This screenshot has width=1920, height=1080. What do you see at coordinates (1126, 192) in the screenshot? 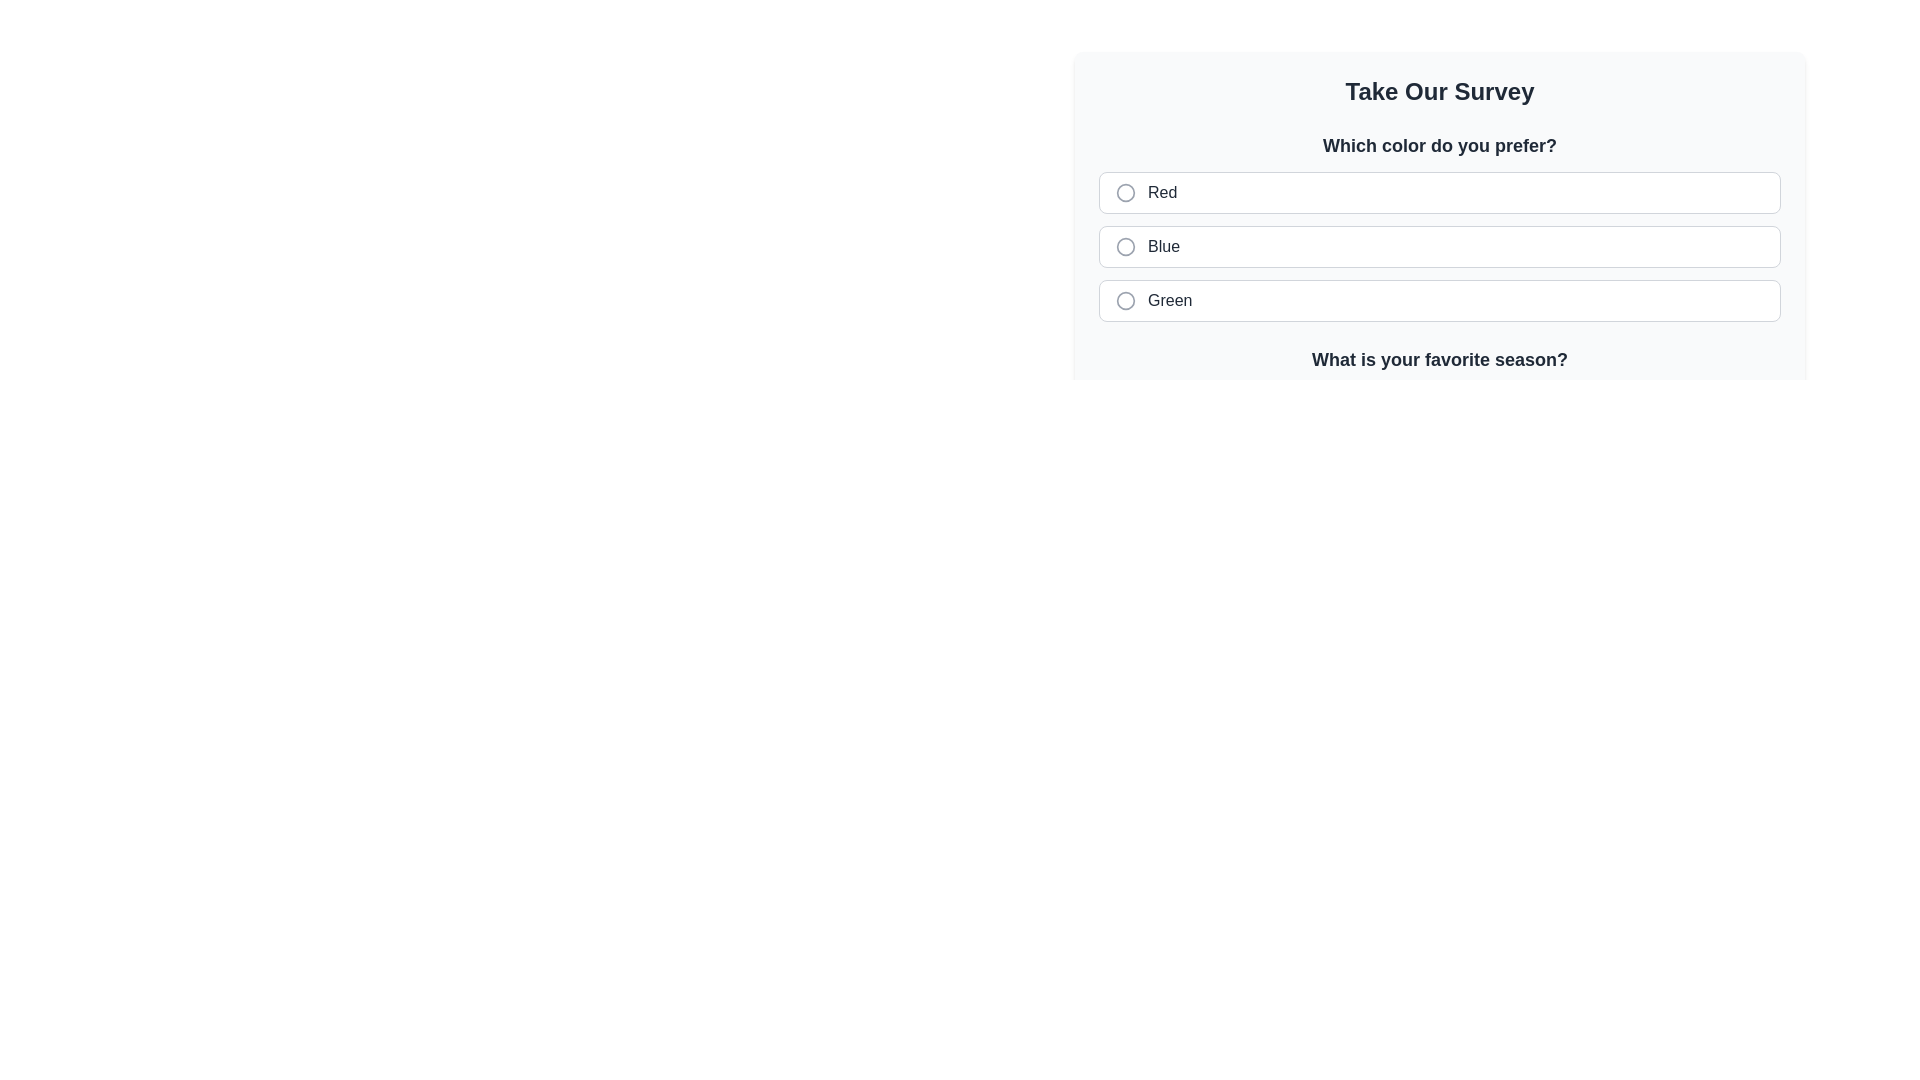
I see `the circular checkbox indicator associated with the survey question 'Which color do you prefer?'` at bounding box center [1126, 192].